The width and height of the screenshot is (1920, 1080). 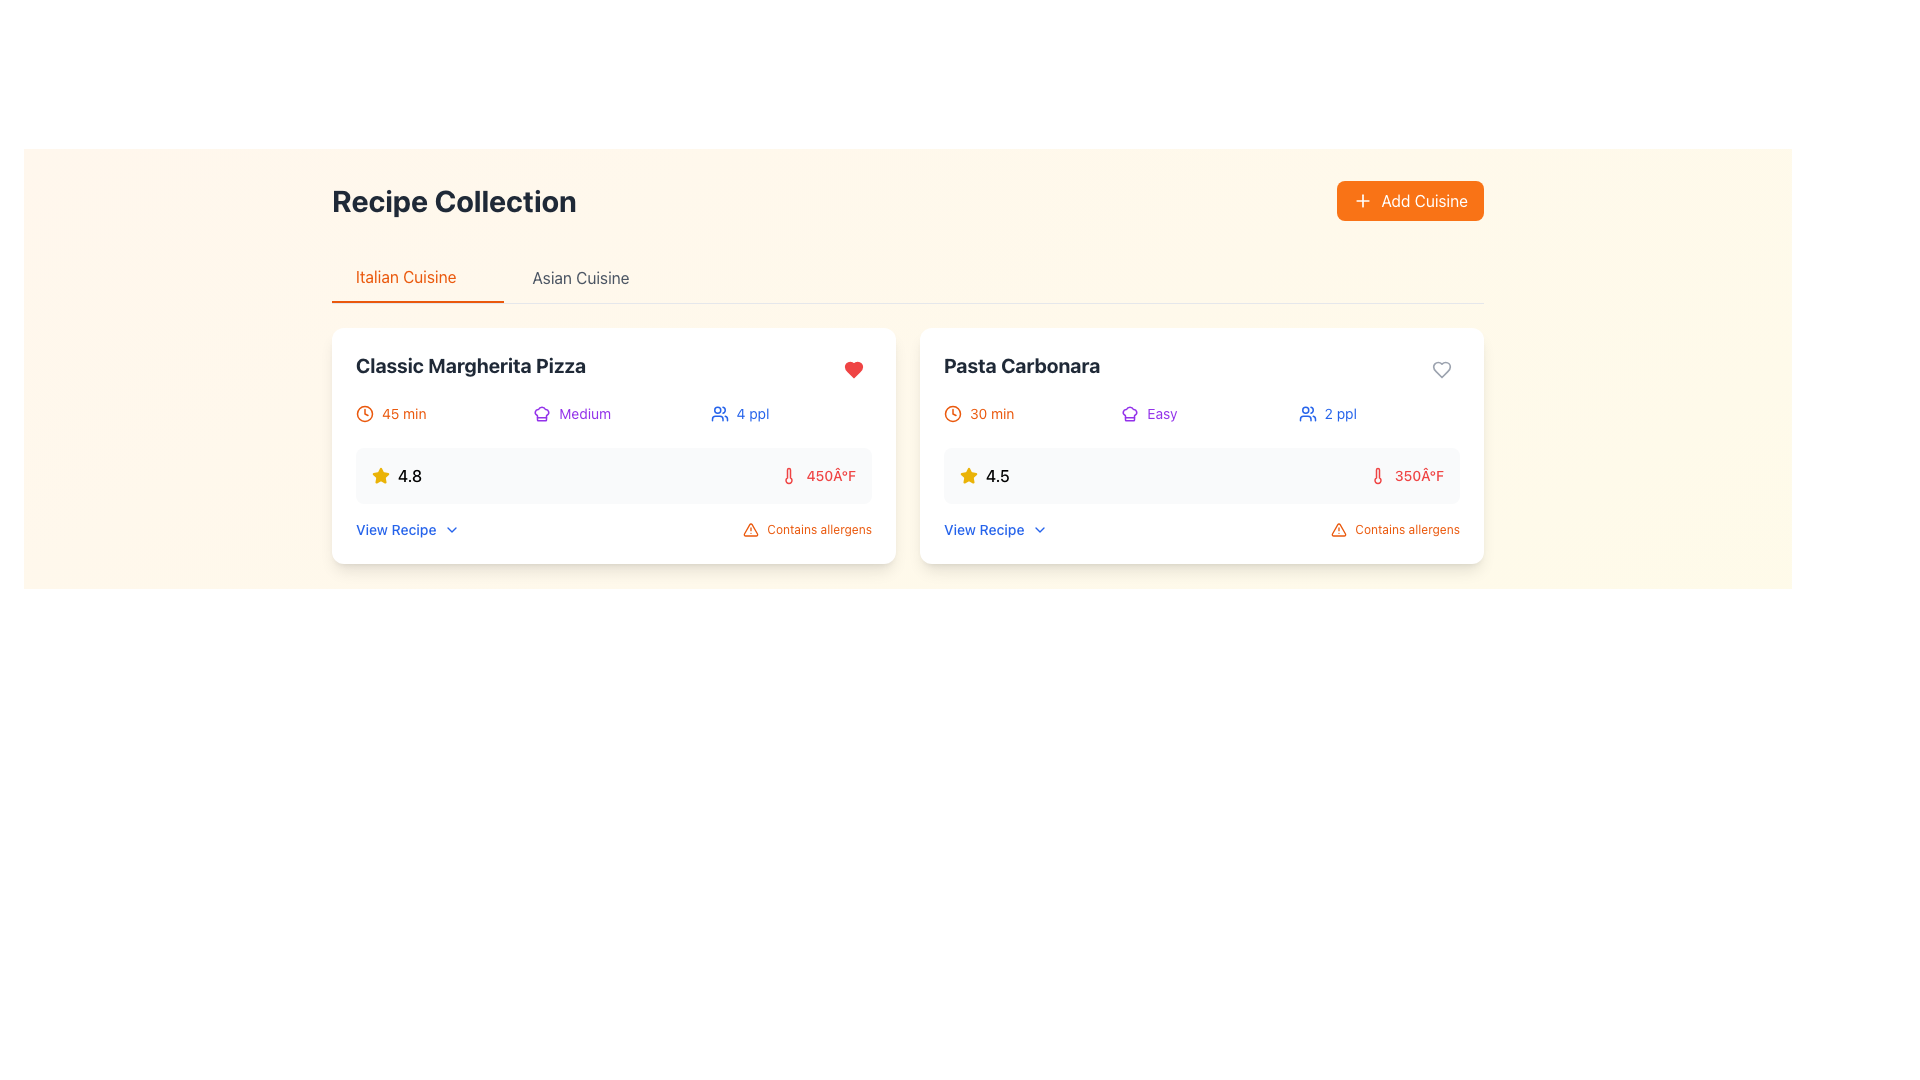 What do you see at coordinates (854, 370) in the screenshot?
I see `the red heart-shaped icon button in the top-right corner of the 'Classic Margherita Pizza' tile` at bounding box center [854, 370].